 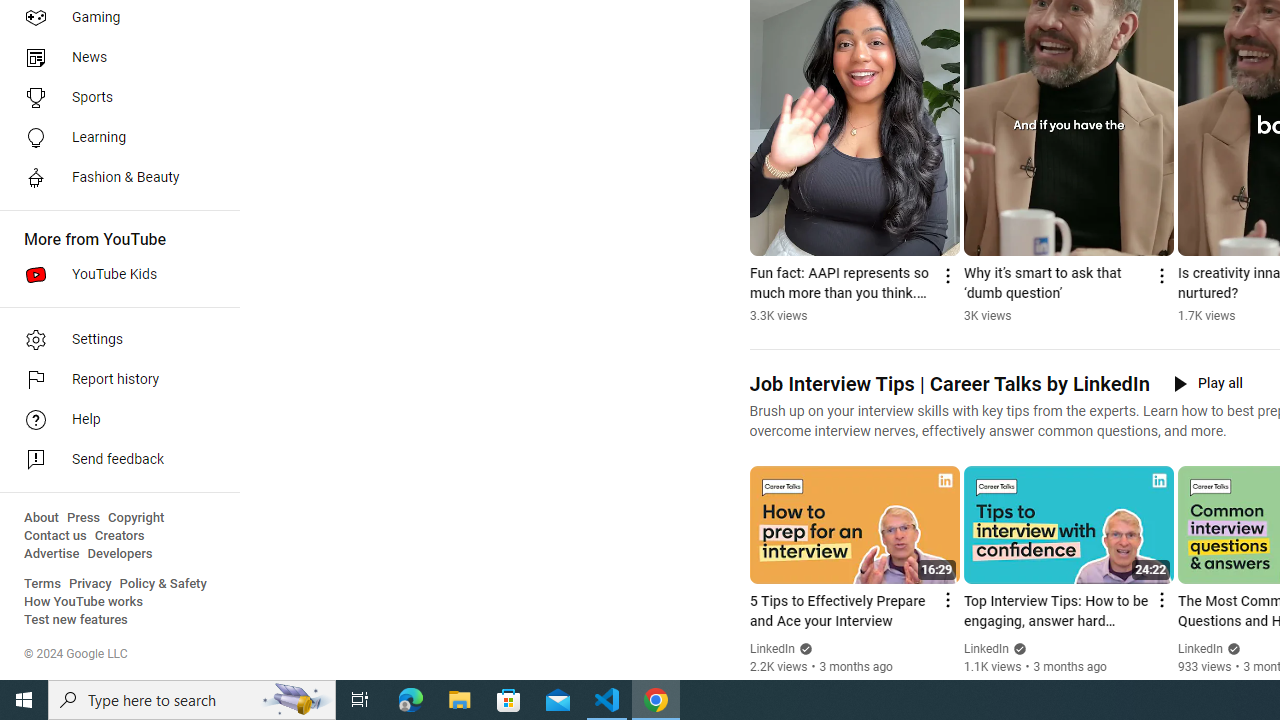 I want to click on 'Press', so click(x=82, y=517).